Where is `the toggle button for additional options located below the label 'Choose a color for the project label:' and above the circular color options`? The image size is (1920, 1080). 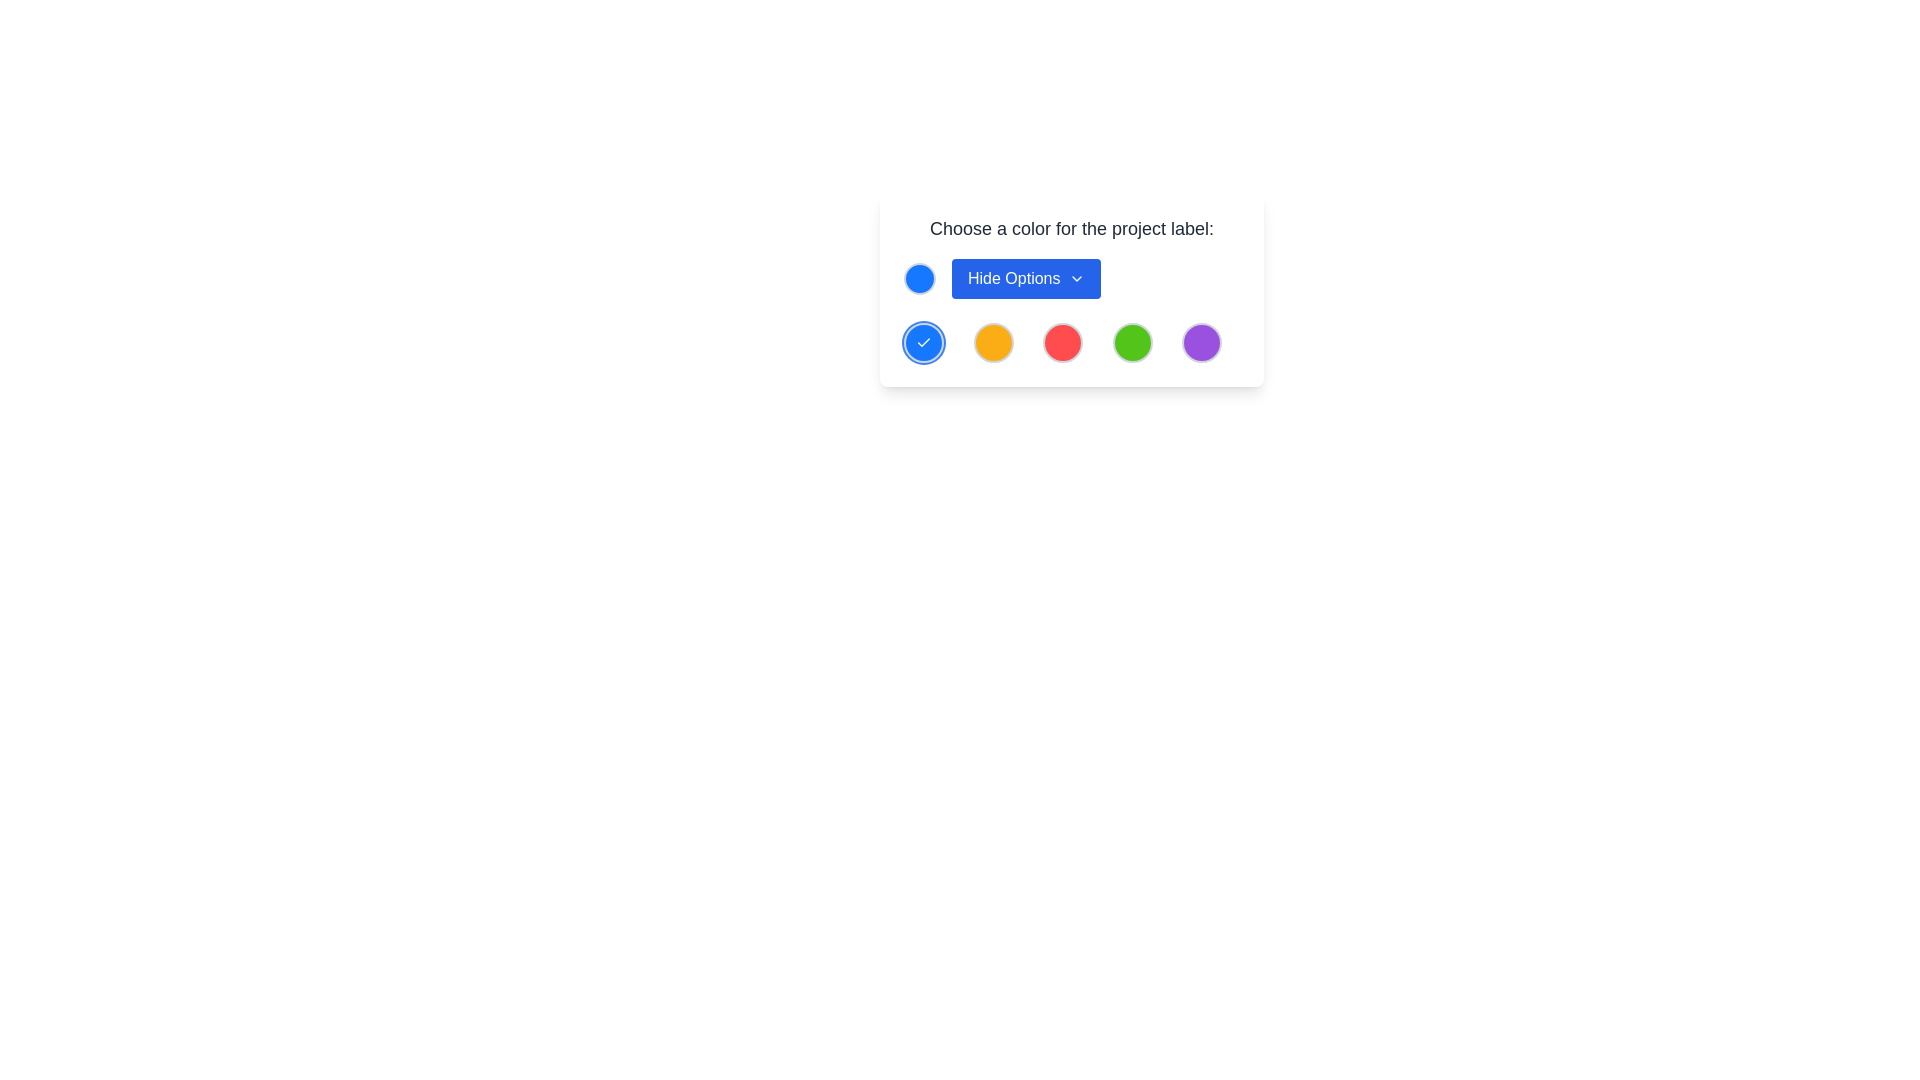
the toggle button for additional options located below the label 'Choose a color for the project label:' and above the circular color options is located at coordinates (1070, 278).